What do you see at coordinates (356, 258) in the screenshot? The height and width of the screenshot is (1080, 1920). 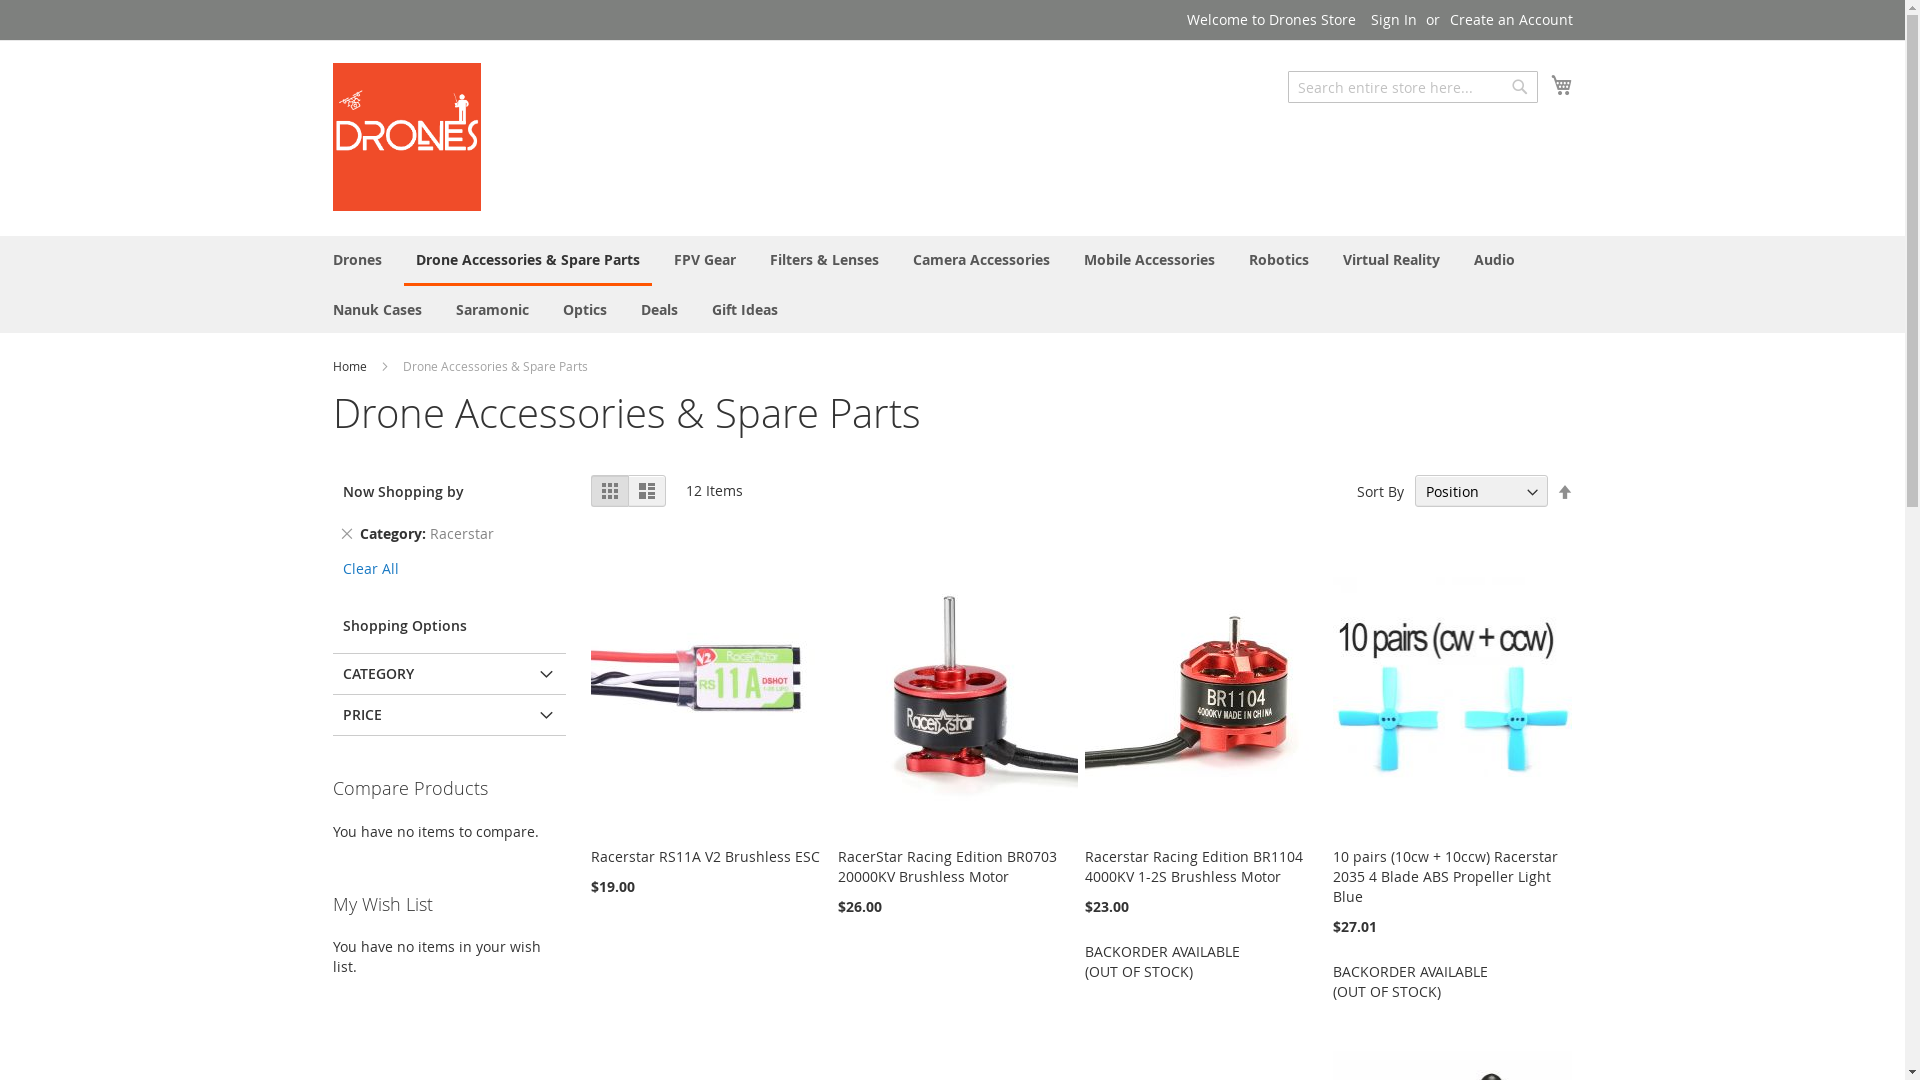 I see `'Drones'` at bounding box center [356, 258].